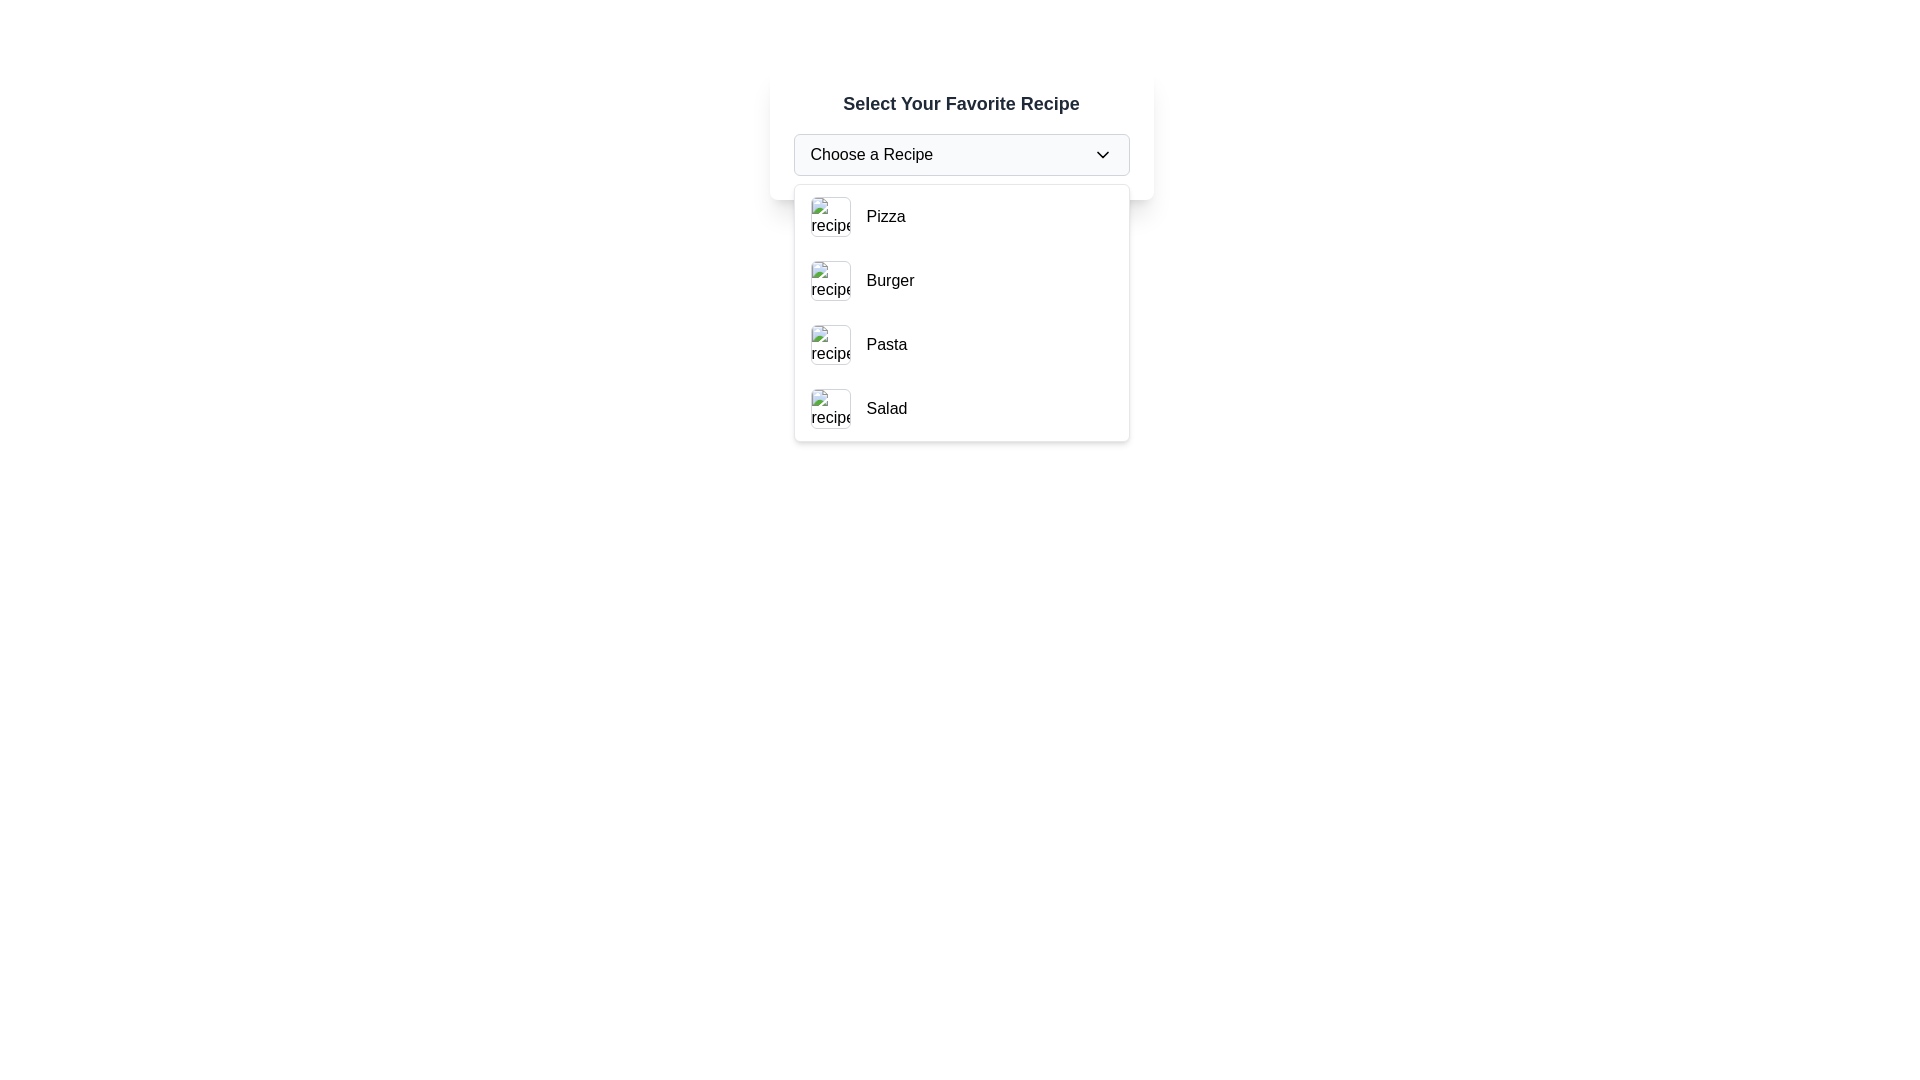  What do you see at coordinates (886, 343) in the screenshot?
I see `the 'Pasta' option in the dropdown menu` at bounding box center [886, 343].